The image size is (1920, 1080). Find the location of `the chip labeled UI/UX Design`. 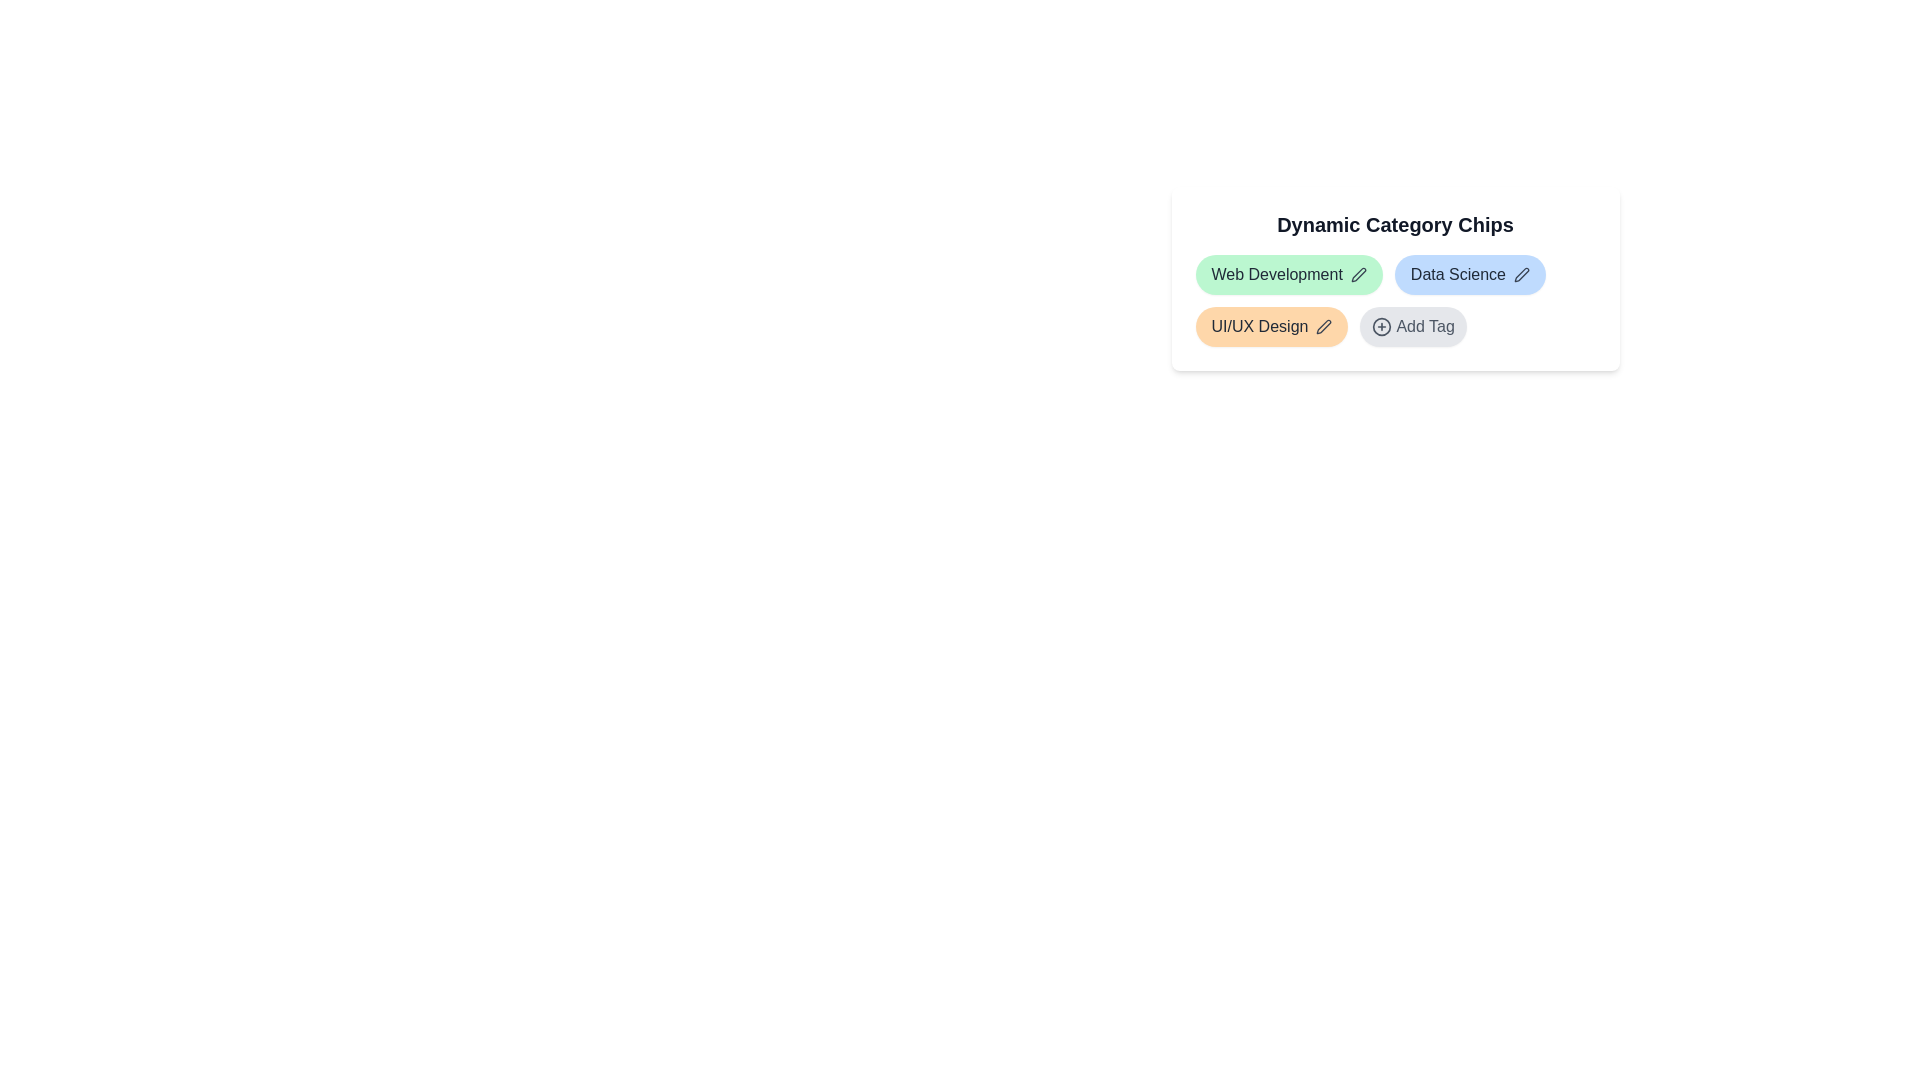

the chip labeled UI/UX Design is located at coordinates (1270, 326).